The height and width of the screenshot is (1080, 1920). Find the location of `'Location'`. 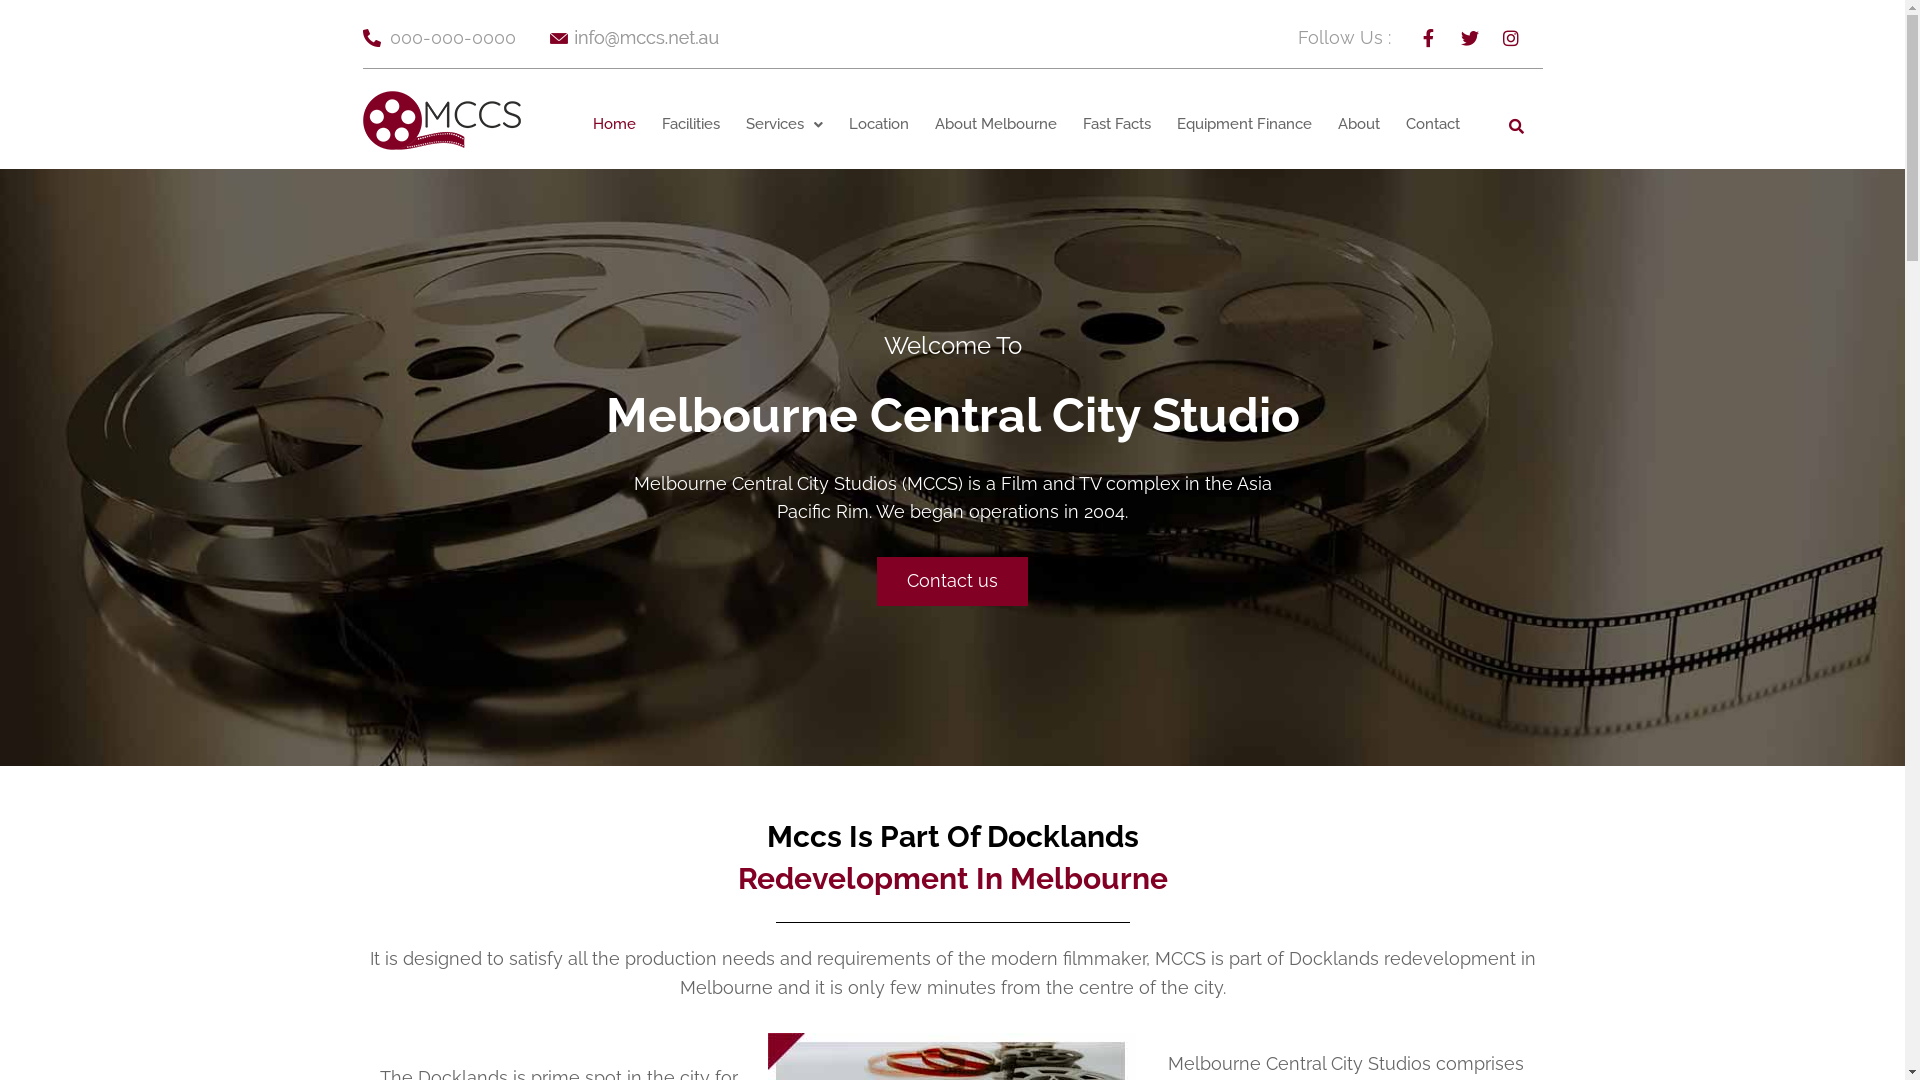

'Location' is located at coordinates (878, 124).